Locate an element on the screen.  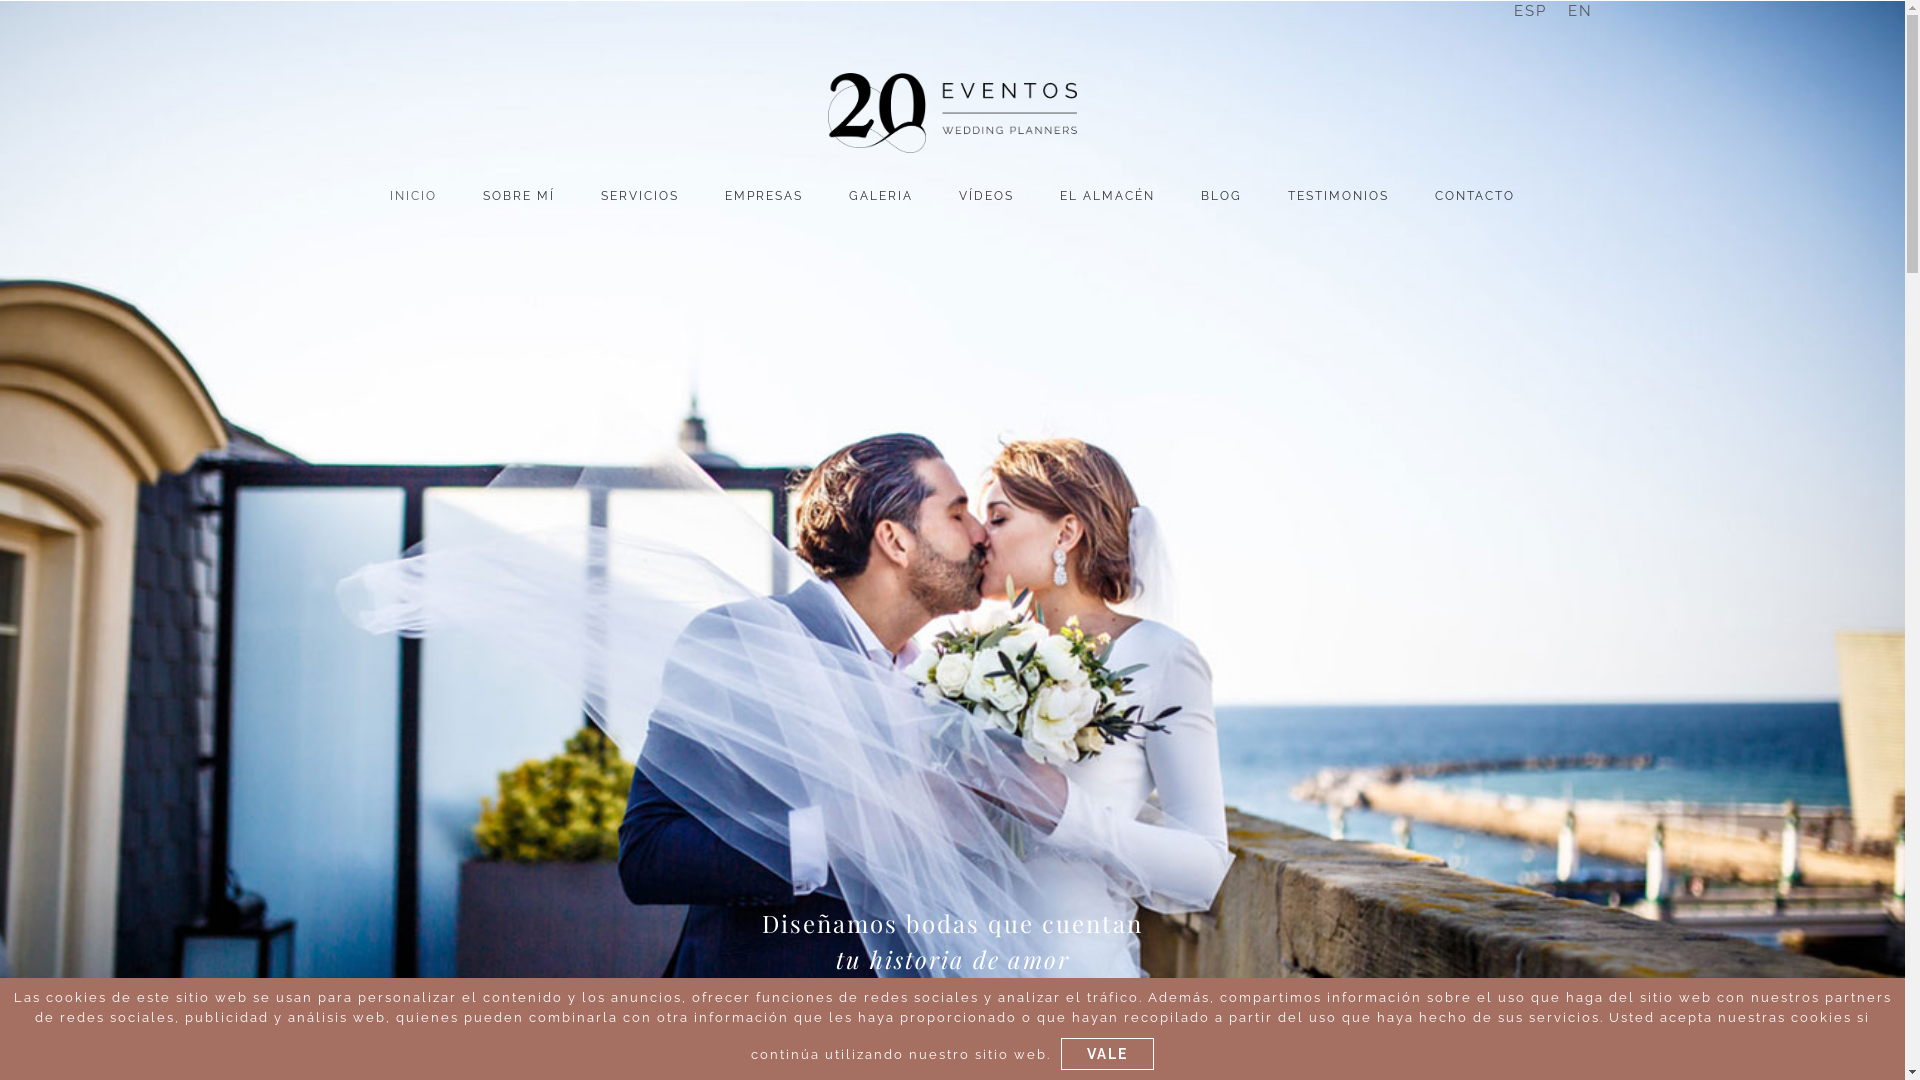
'BLOG' is located at coordinates (1220, 196).